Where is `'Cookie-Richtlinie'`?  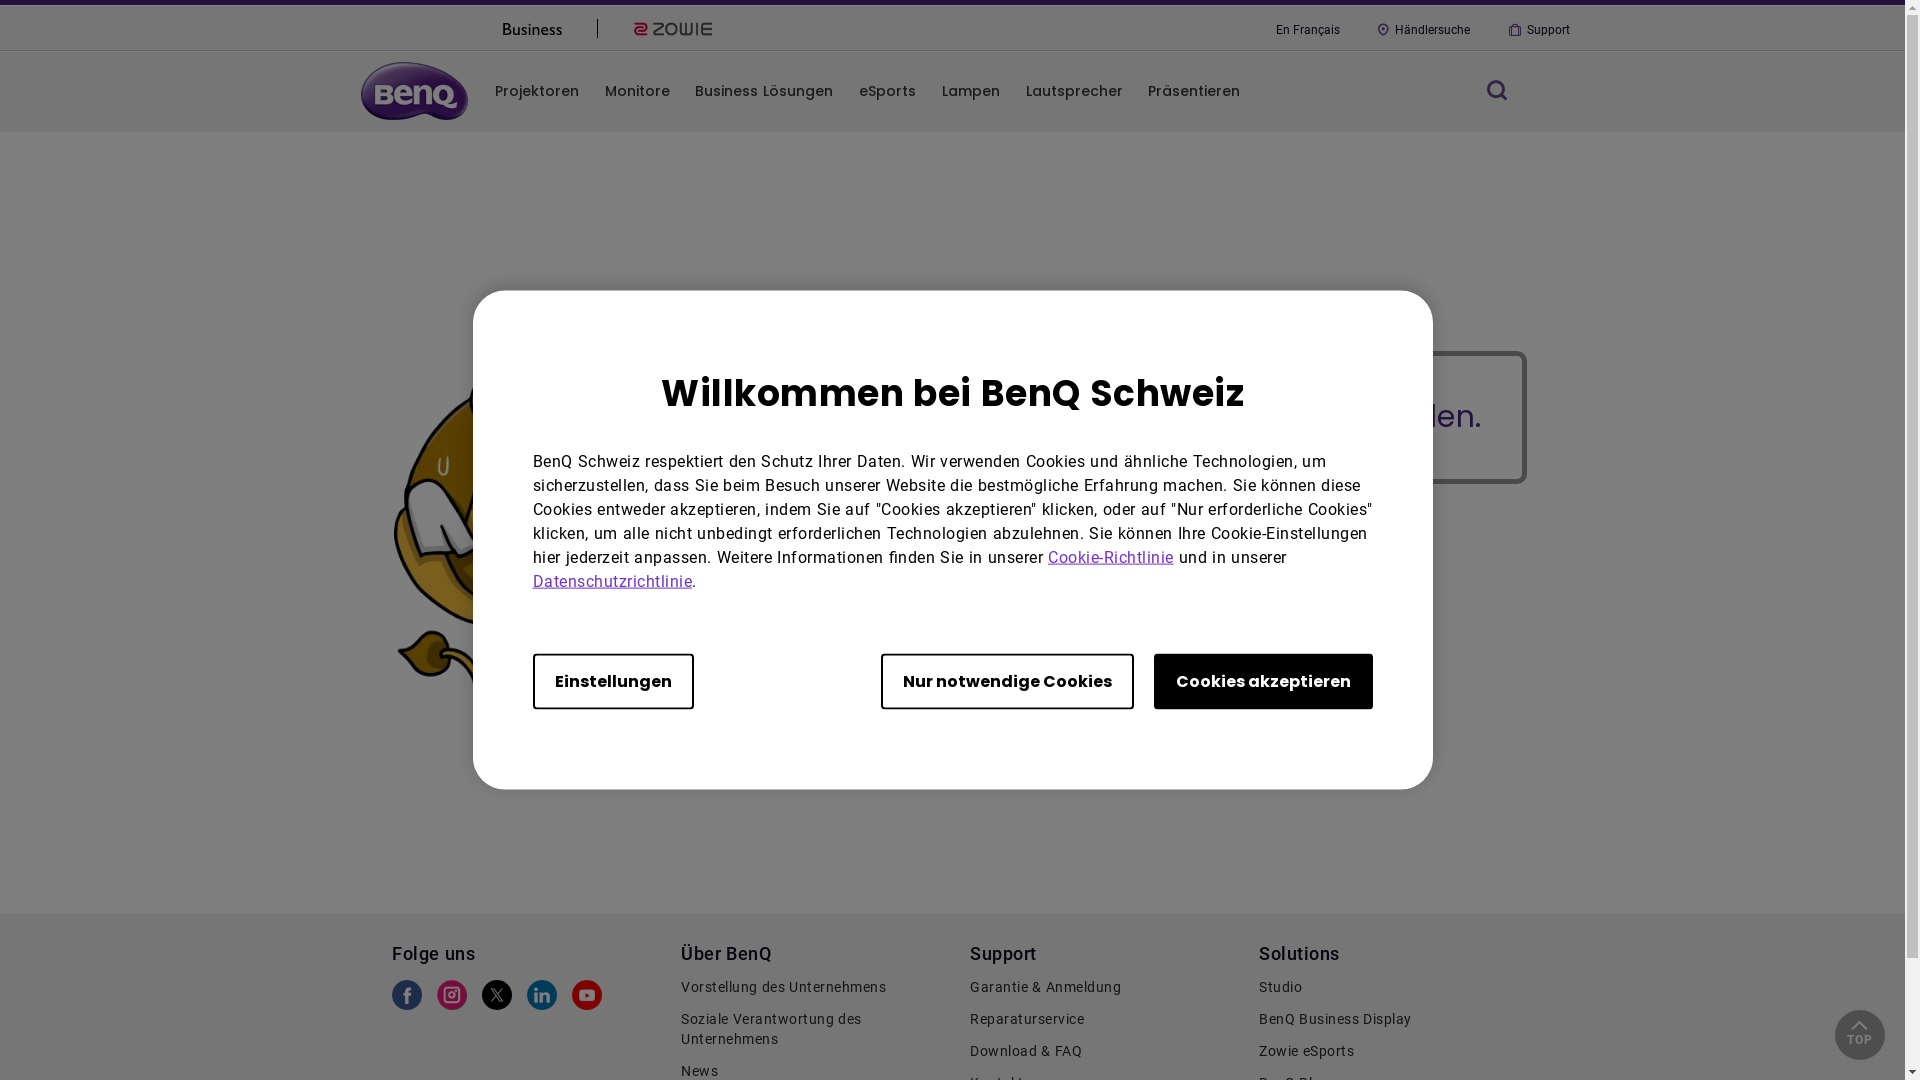 'Cookie-Richtlinie' is located at coordinates (1109, 556).